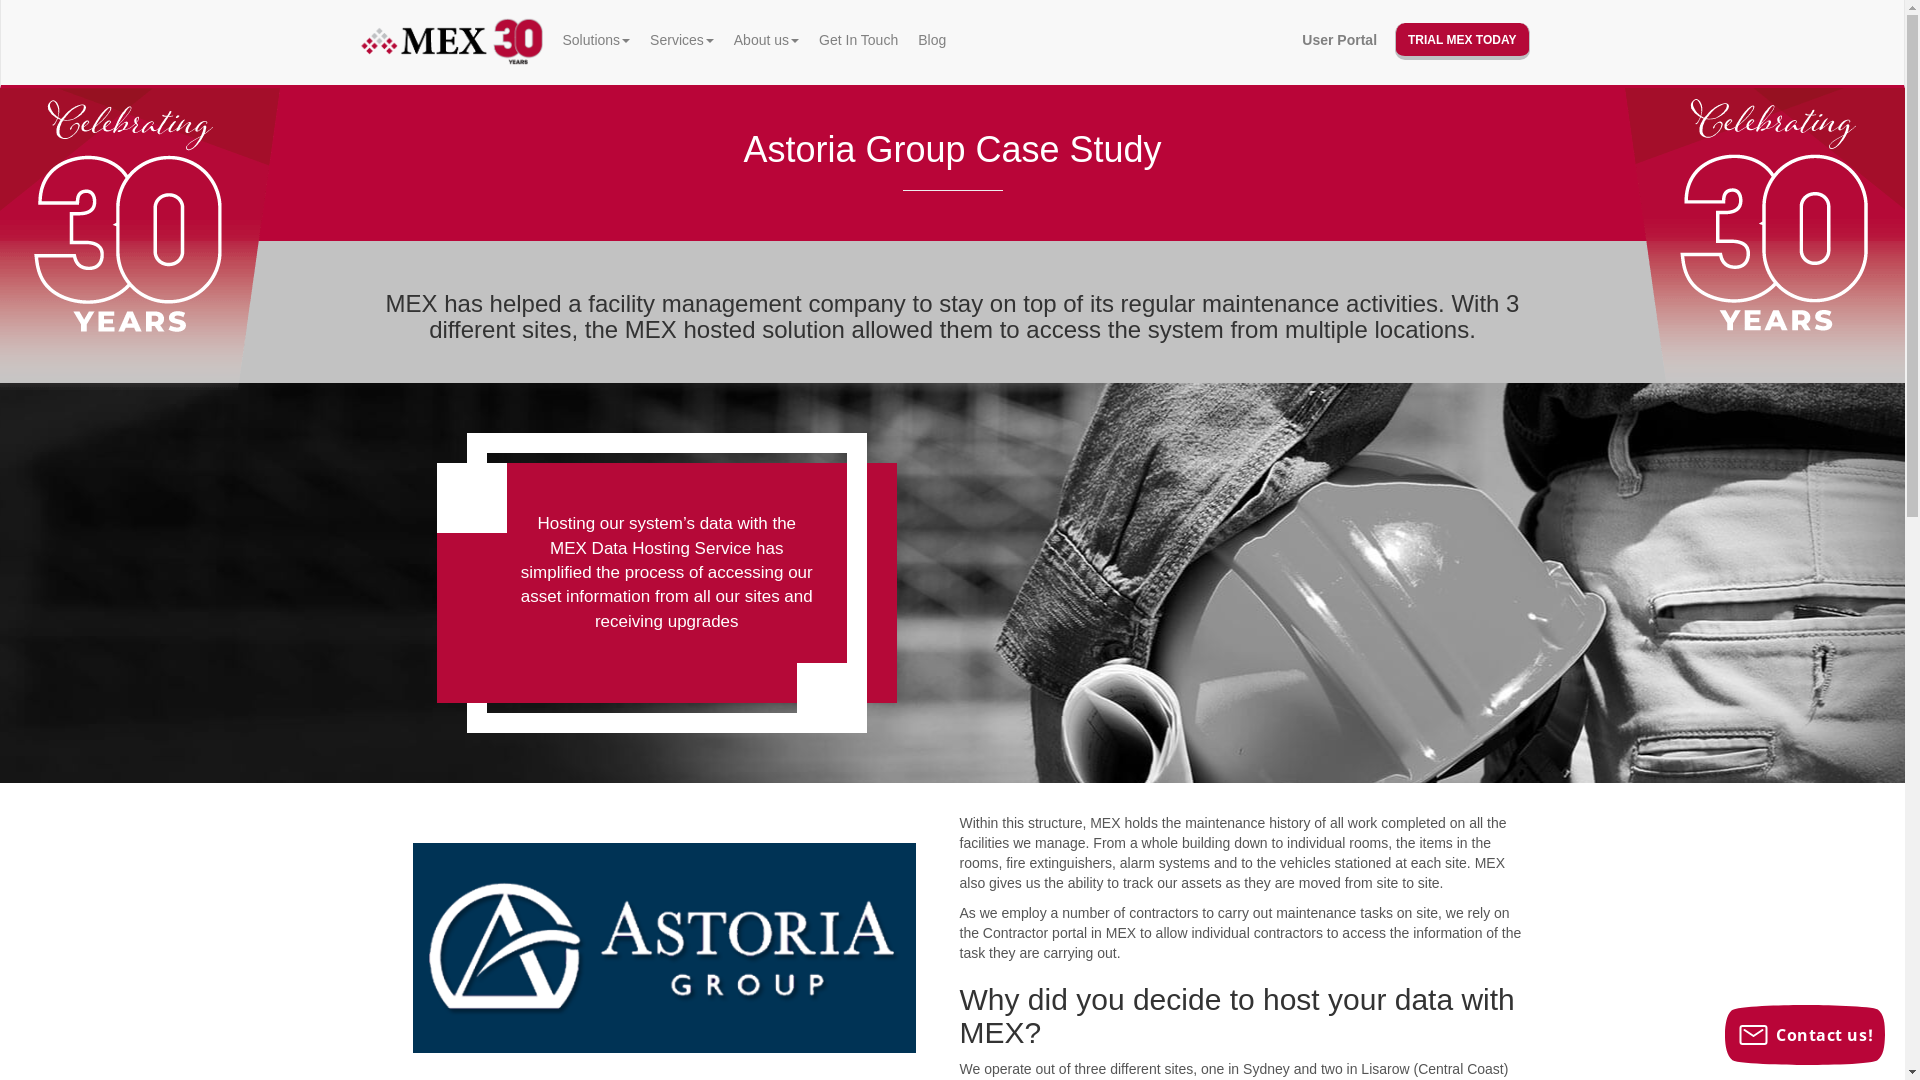  What do you see at coordinates (681, 39) in the screenshot?
I see `'Services'` at bounding box center [681, 39].